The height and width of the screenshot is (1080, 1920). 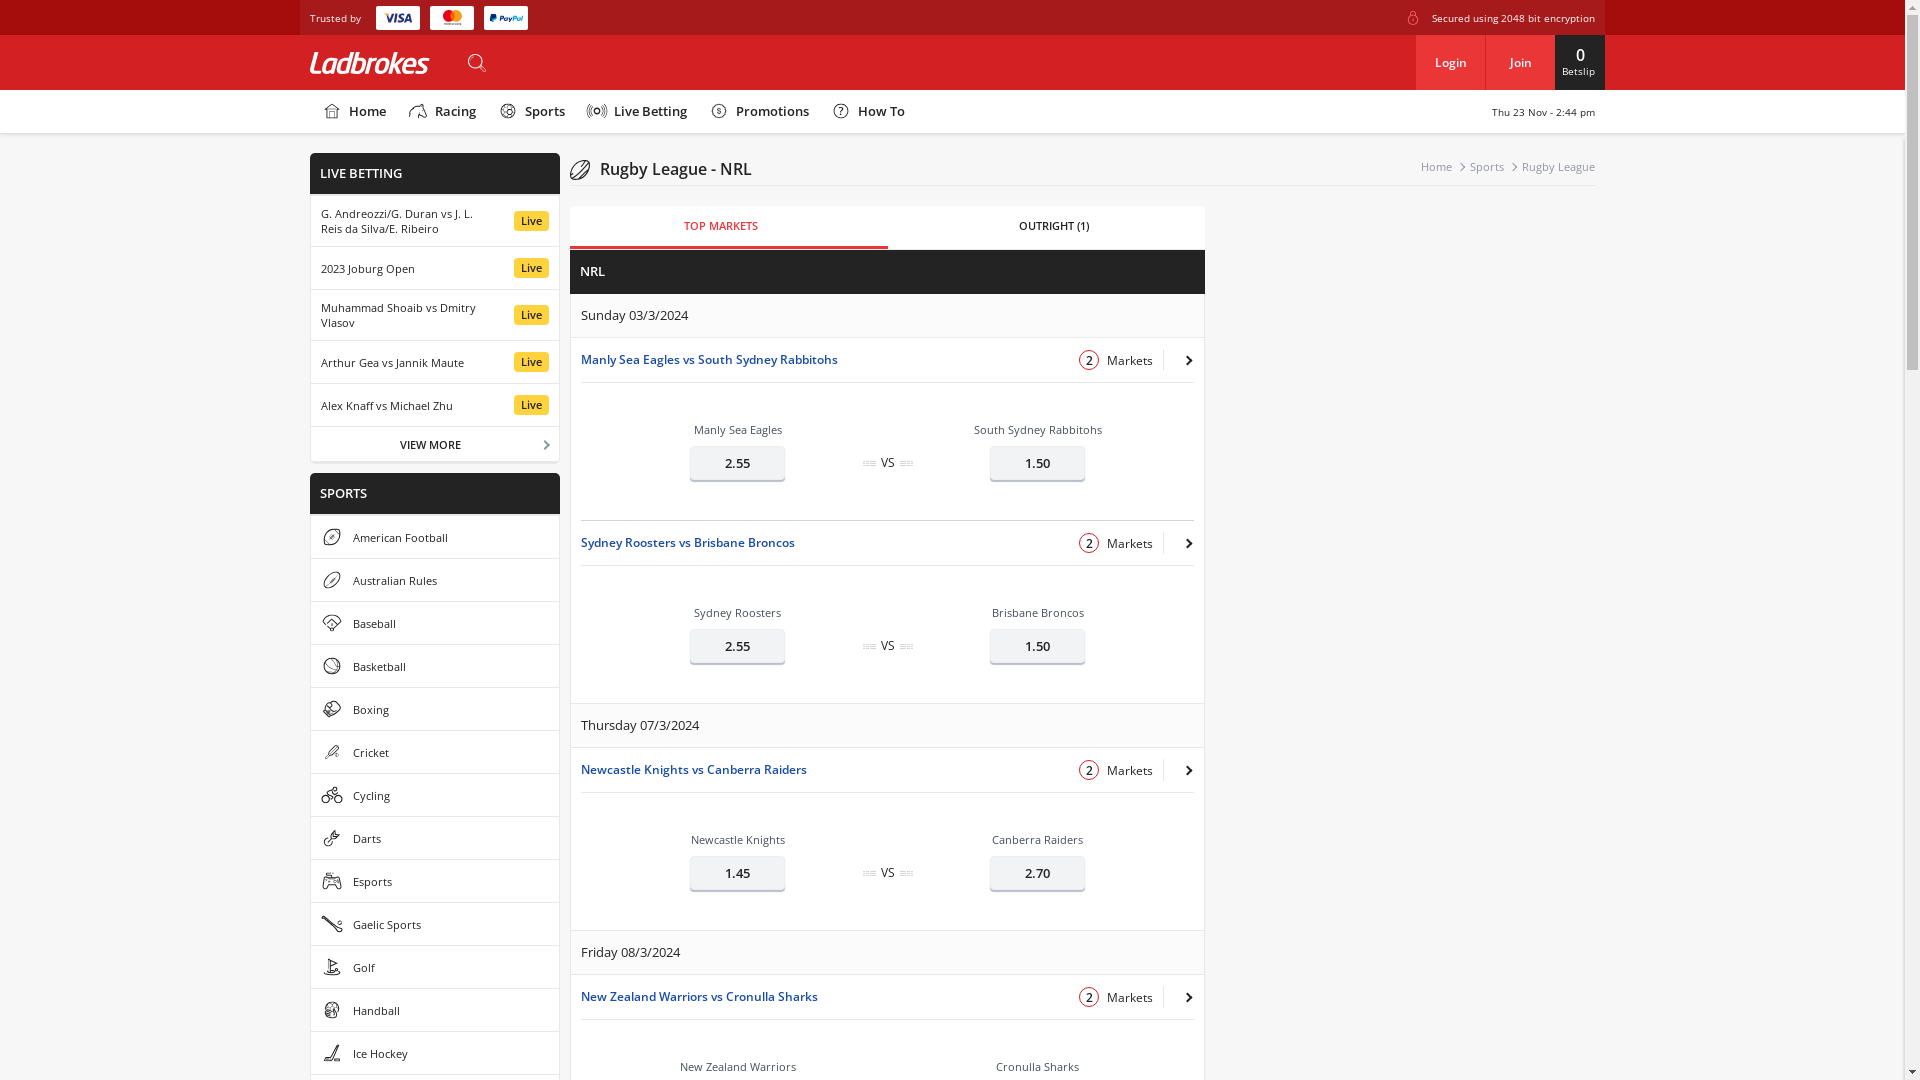 I want to click on 'Handball', so click(x=434, y=1010).